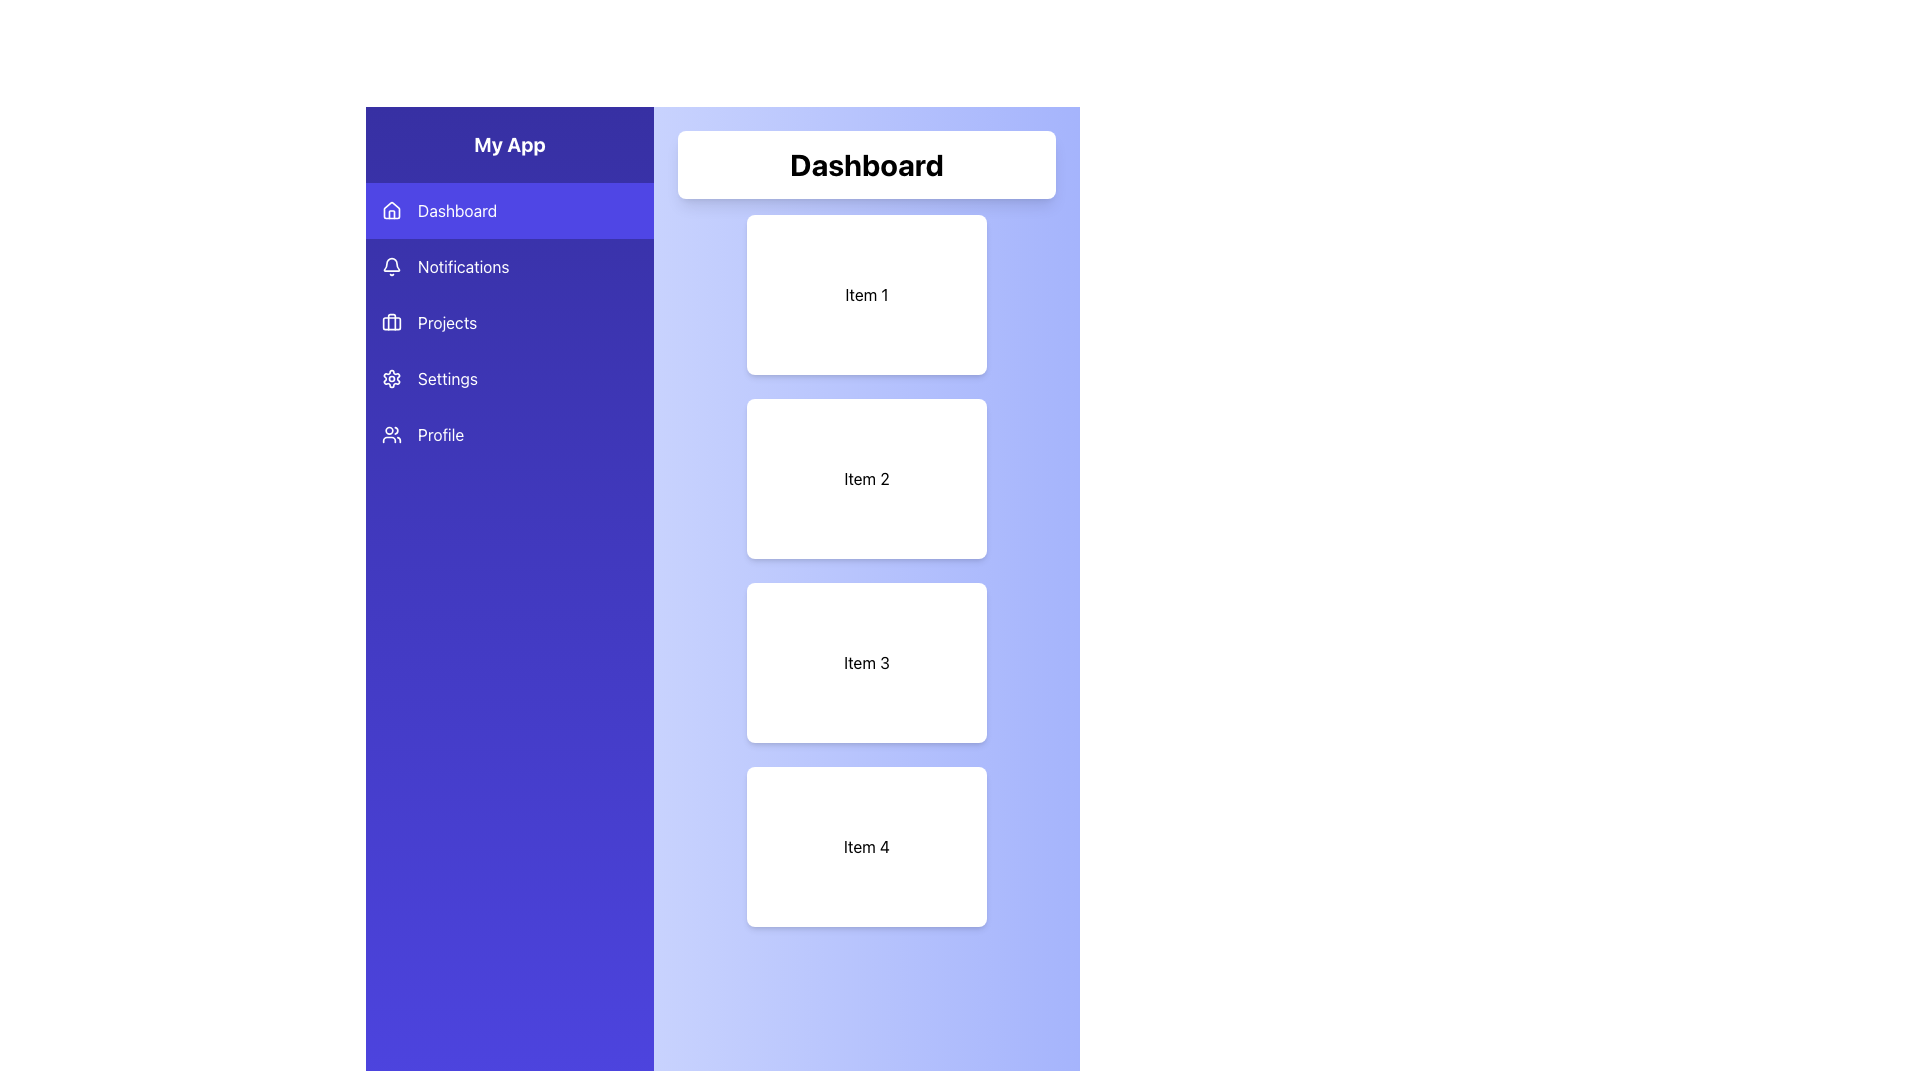  I want to click on the settings icon located in the left sidebar, which visually indicates the 'Settings' menu item and is positioned above the 'Profile' menu item, so click(392, 378).